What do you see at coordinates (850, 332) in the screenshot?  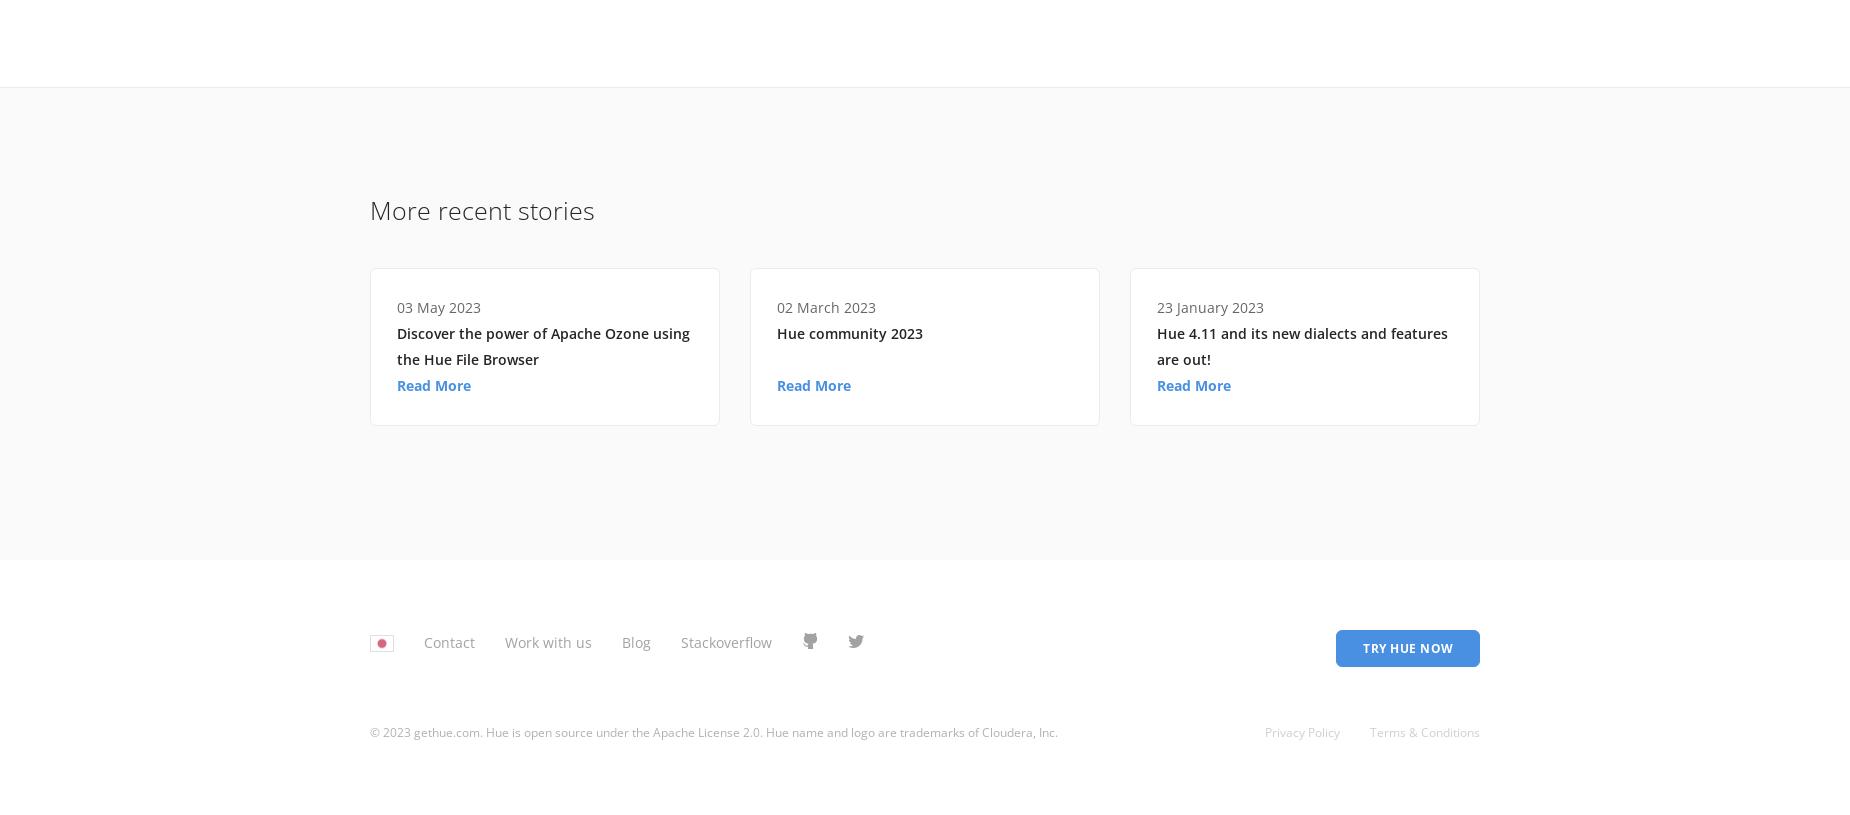 I see `'Hue community 2023'` at bounding box center [850, 332].